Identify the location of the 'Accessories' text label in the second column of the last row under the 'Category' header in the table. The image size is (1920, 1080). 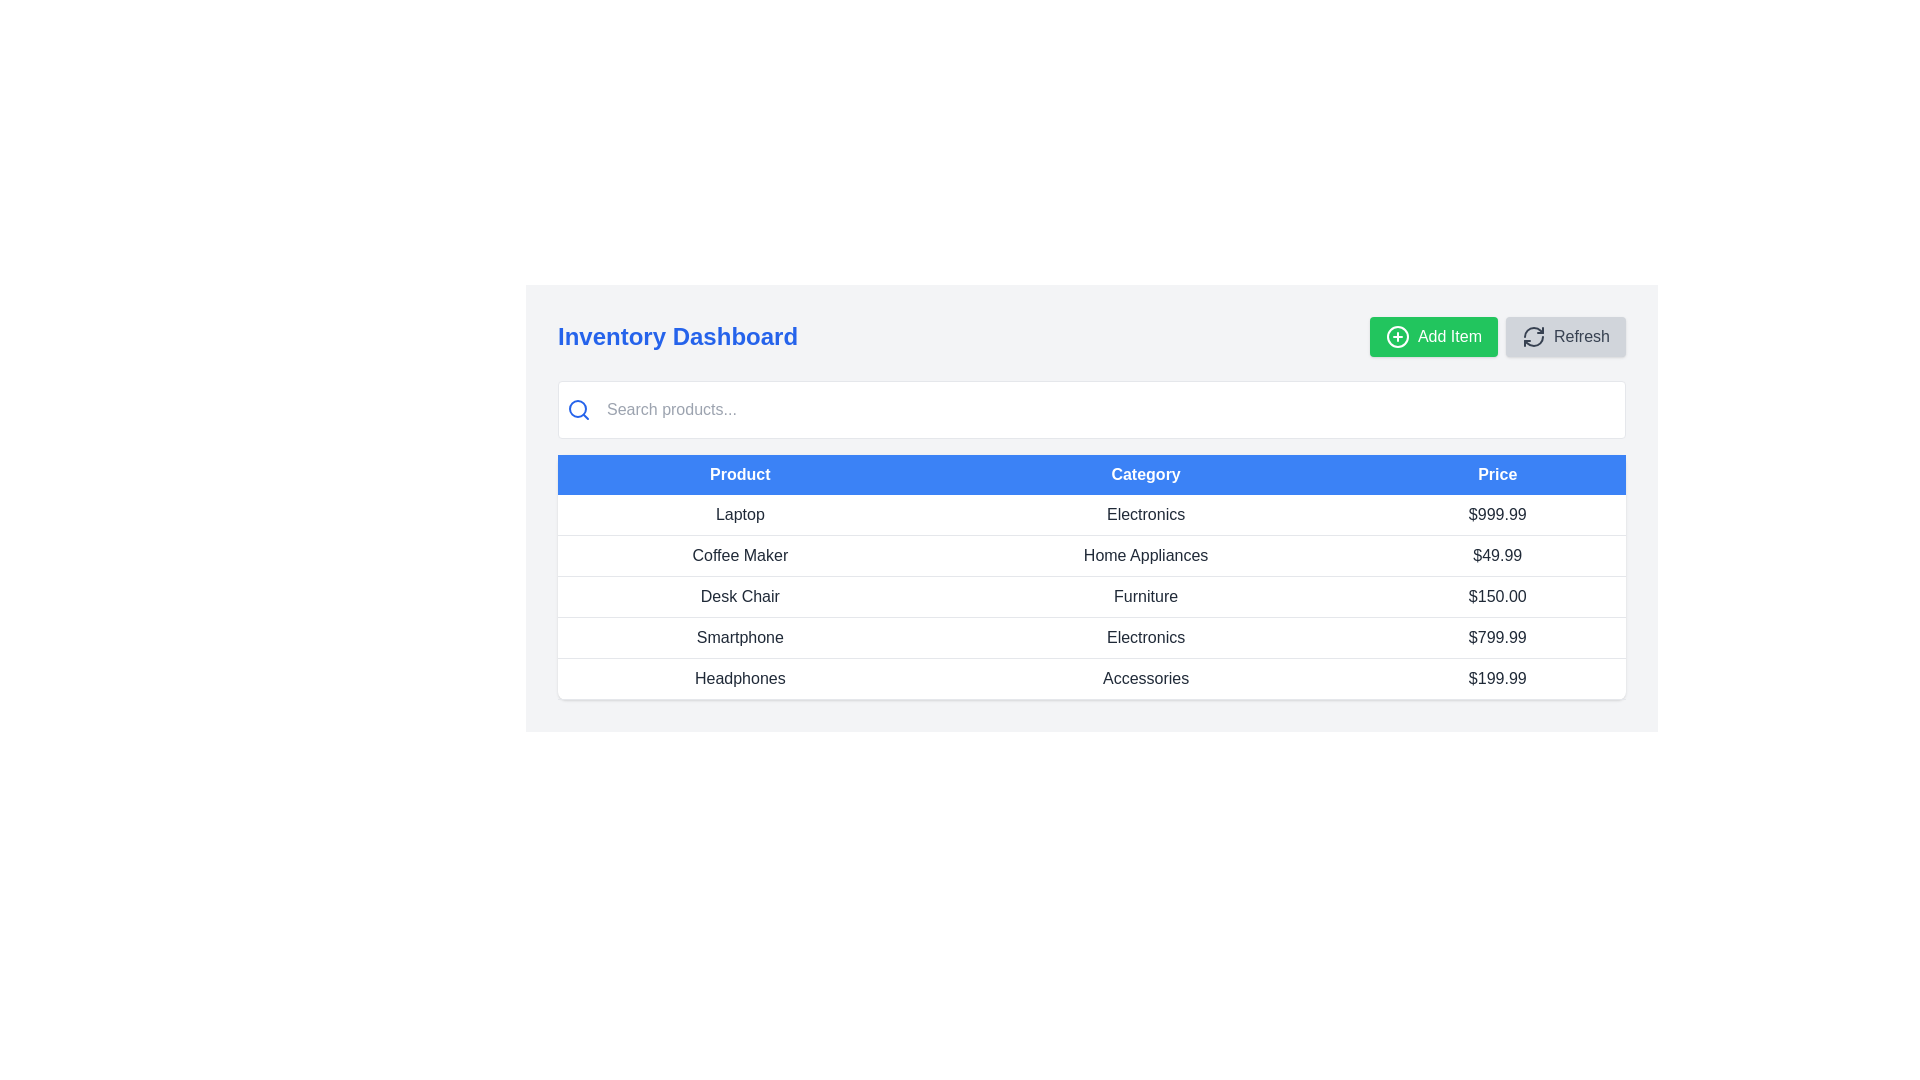
(1146, 677).